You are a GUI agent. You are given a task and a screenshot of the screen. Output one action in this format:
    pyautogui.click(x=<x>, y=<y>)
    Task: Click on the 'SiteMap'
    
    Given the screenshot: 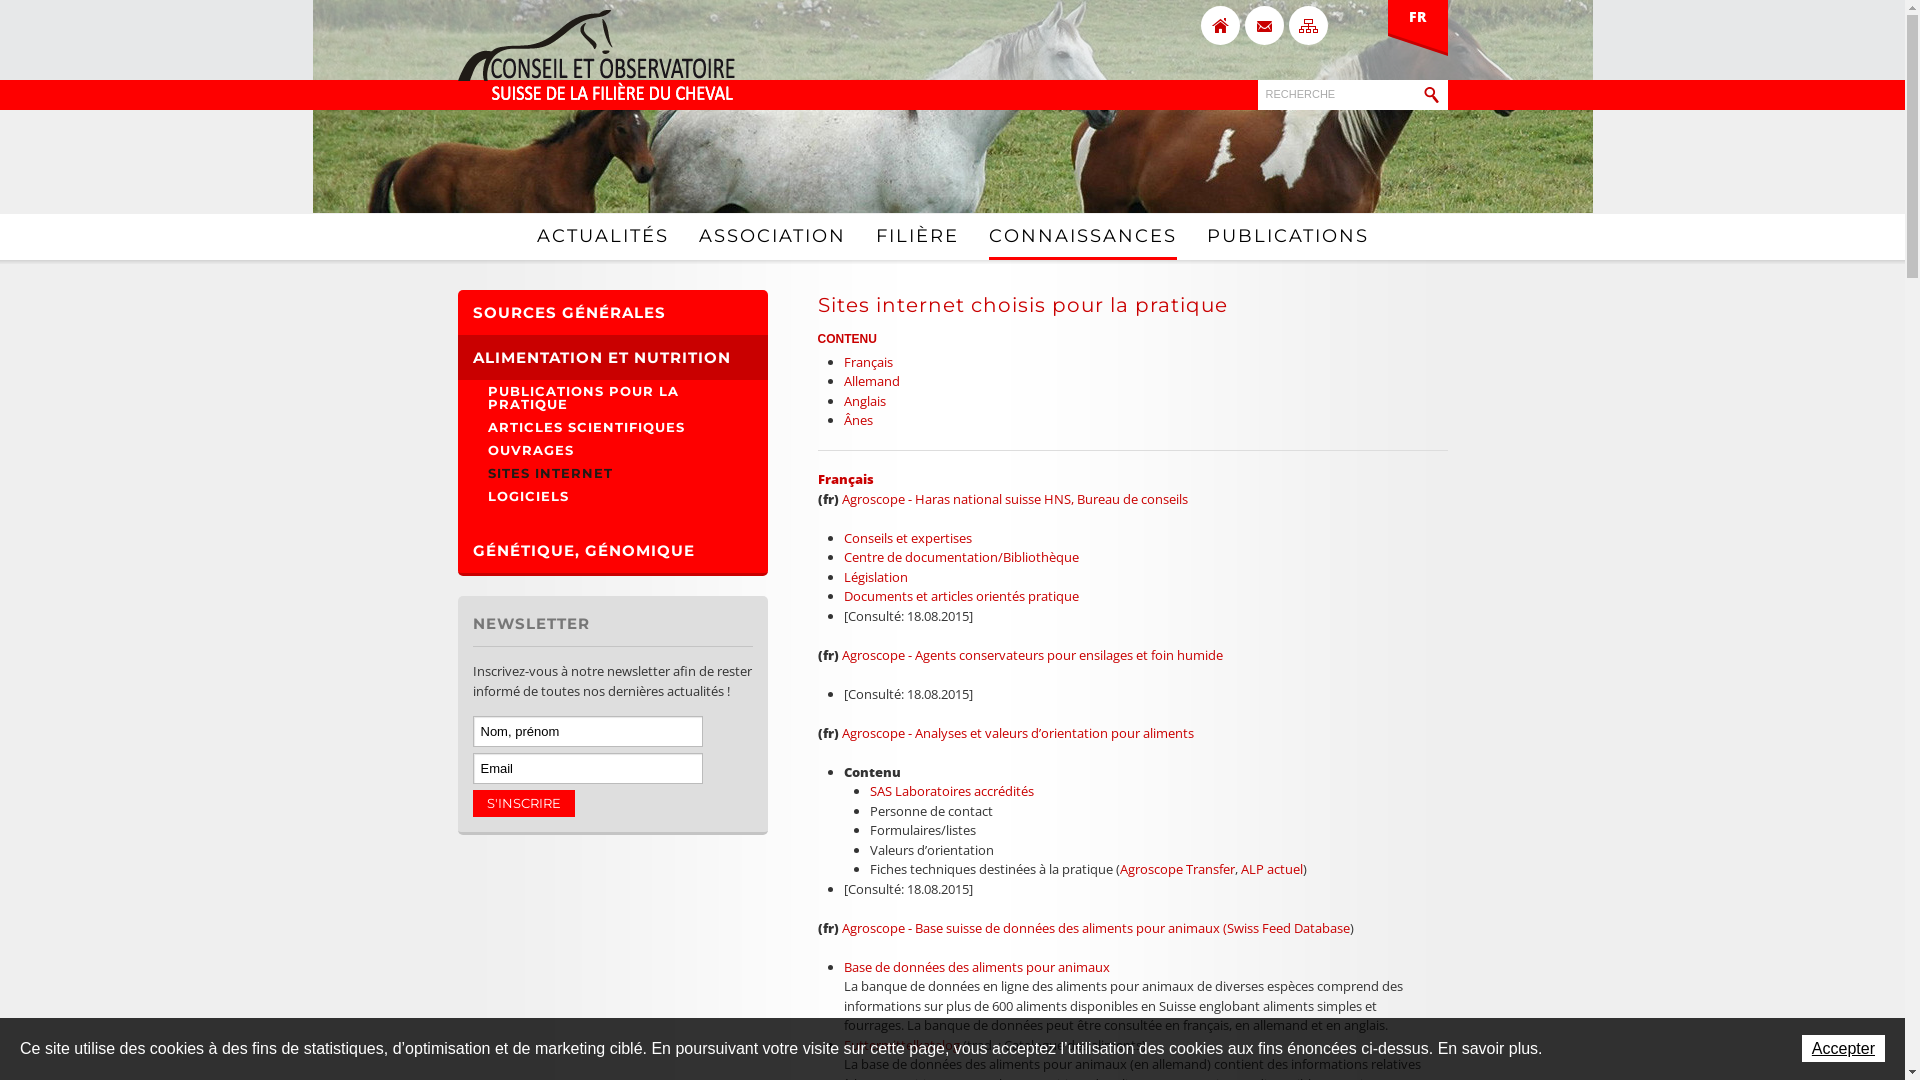 What is the action you would take?
    pyautogui.click(x=1307, y=25)
    